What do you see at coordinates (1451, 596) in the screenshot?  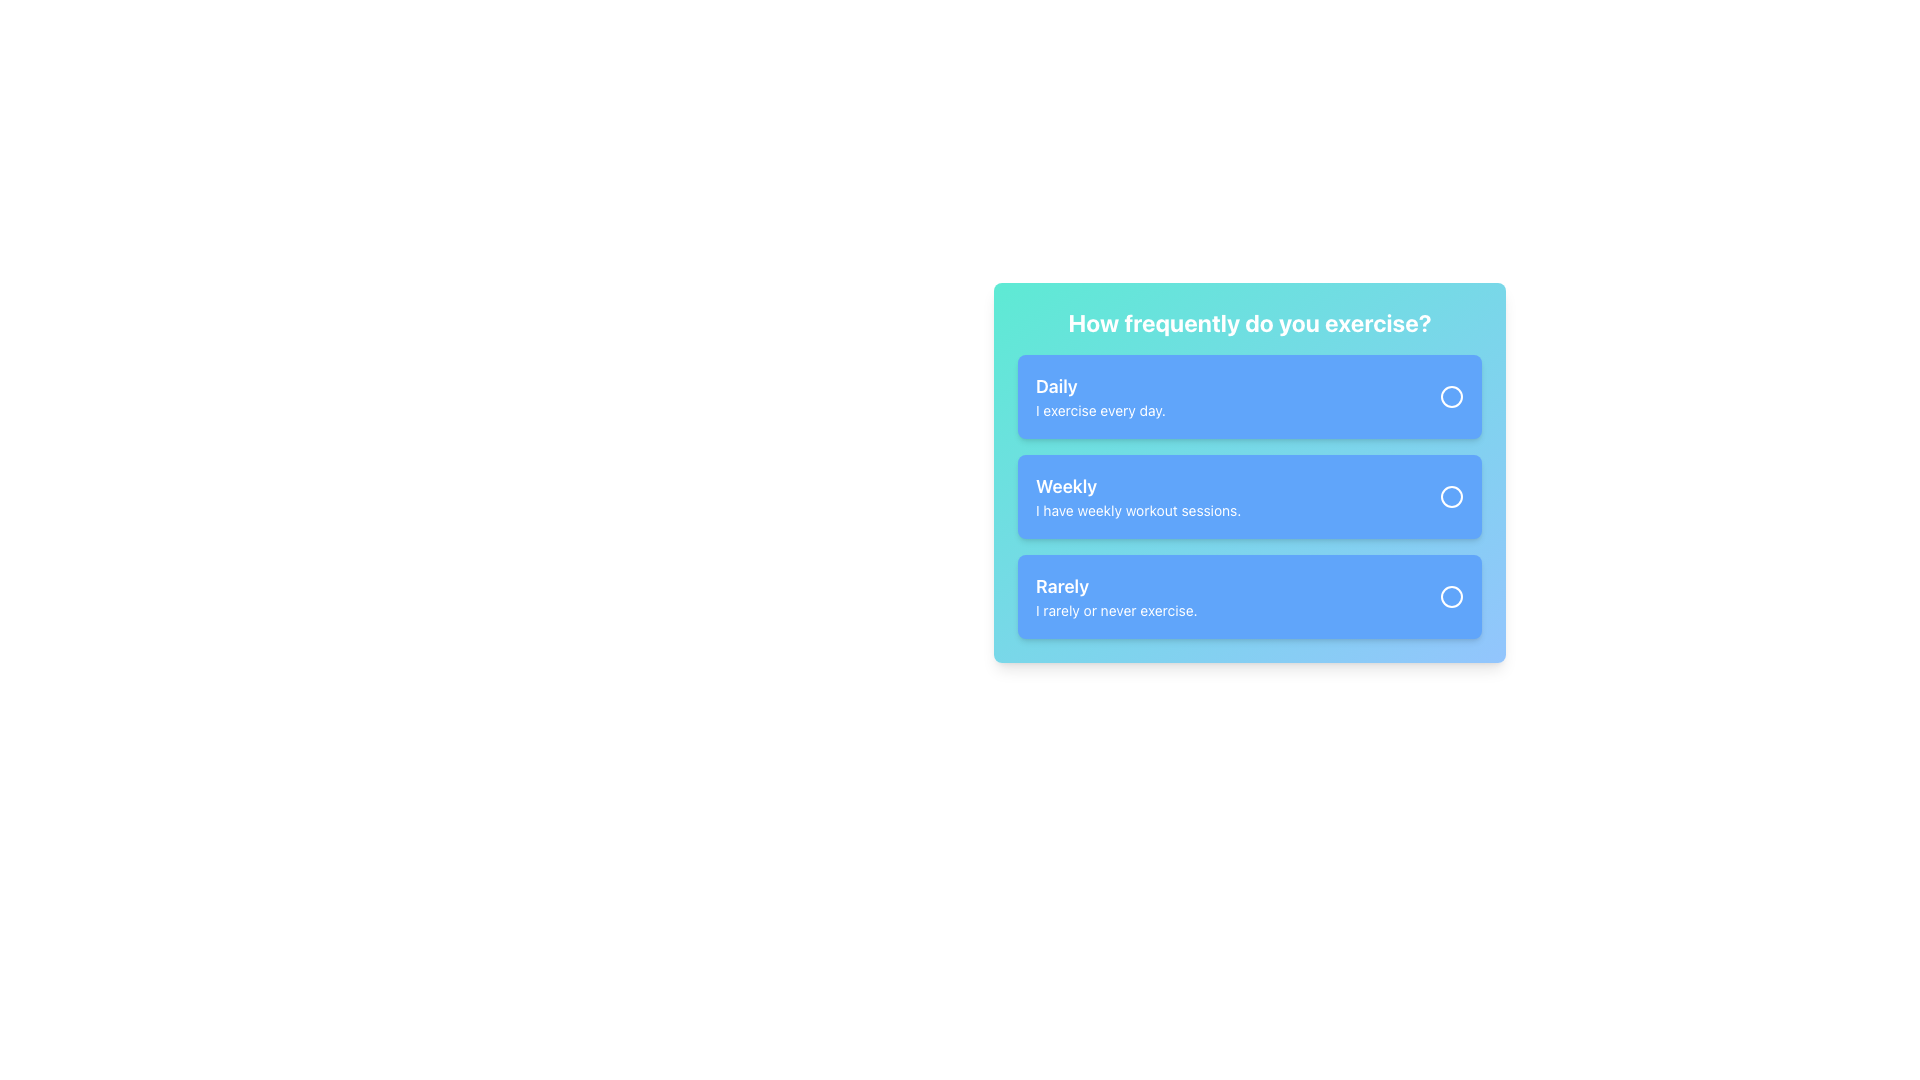 I see `the third radio button indicator` at bounding box center [1451, 596].